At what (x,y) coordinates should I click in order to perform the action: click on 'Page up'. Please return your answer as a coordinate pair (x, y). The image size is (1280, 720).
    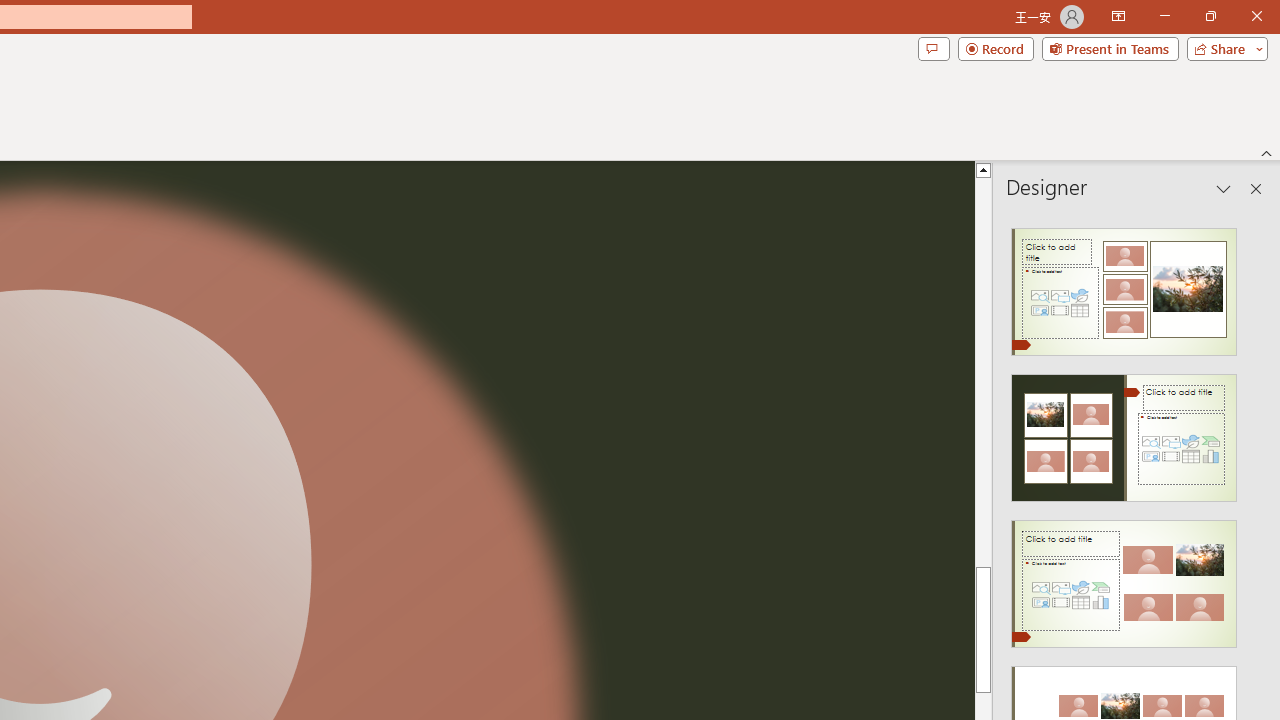
    Looking at the image, I should click on (983, 408).